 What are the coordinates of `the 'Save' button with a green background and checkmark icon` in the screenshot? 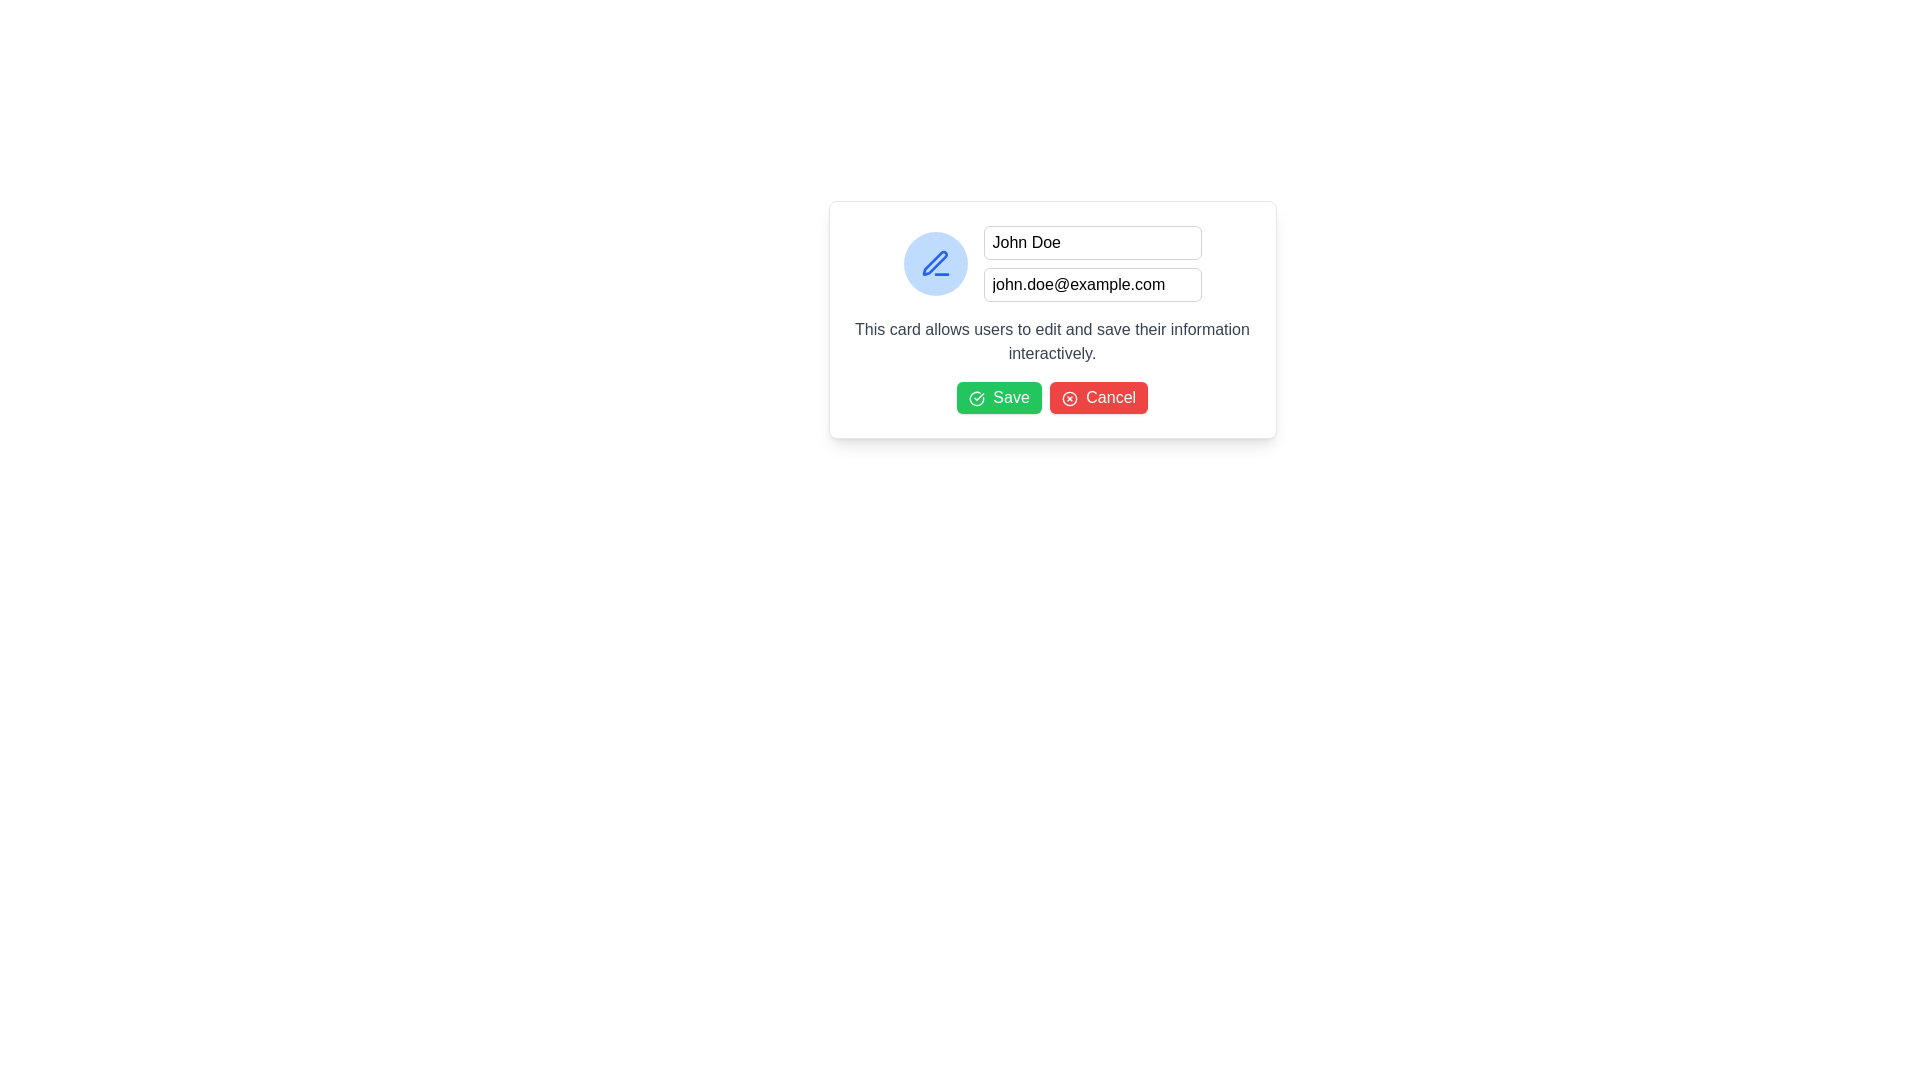 It's located at (999, 397).